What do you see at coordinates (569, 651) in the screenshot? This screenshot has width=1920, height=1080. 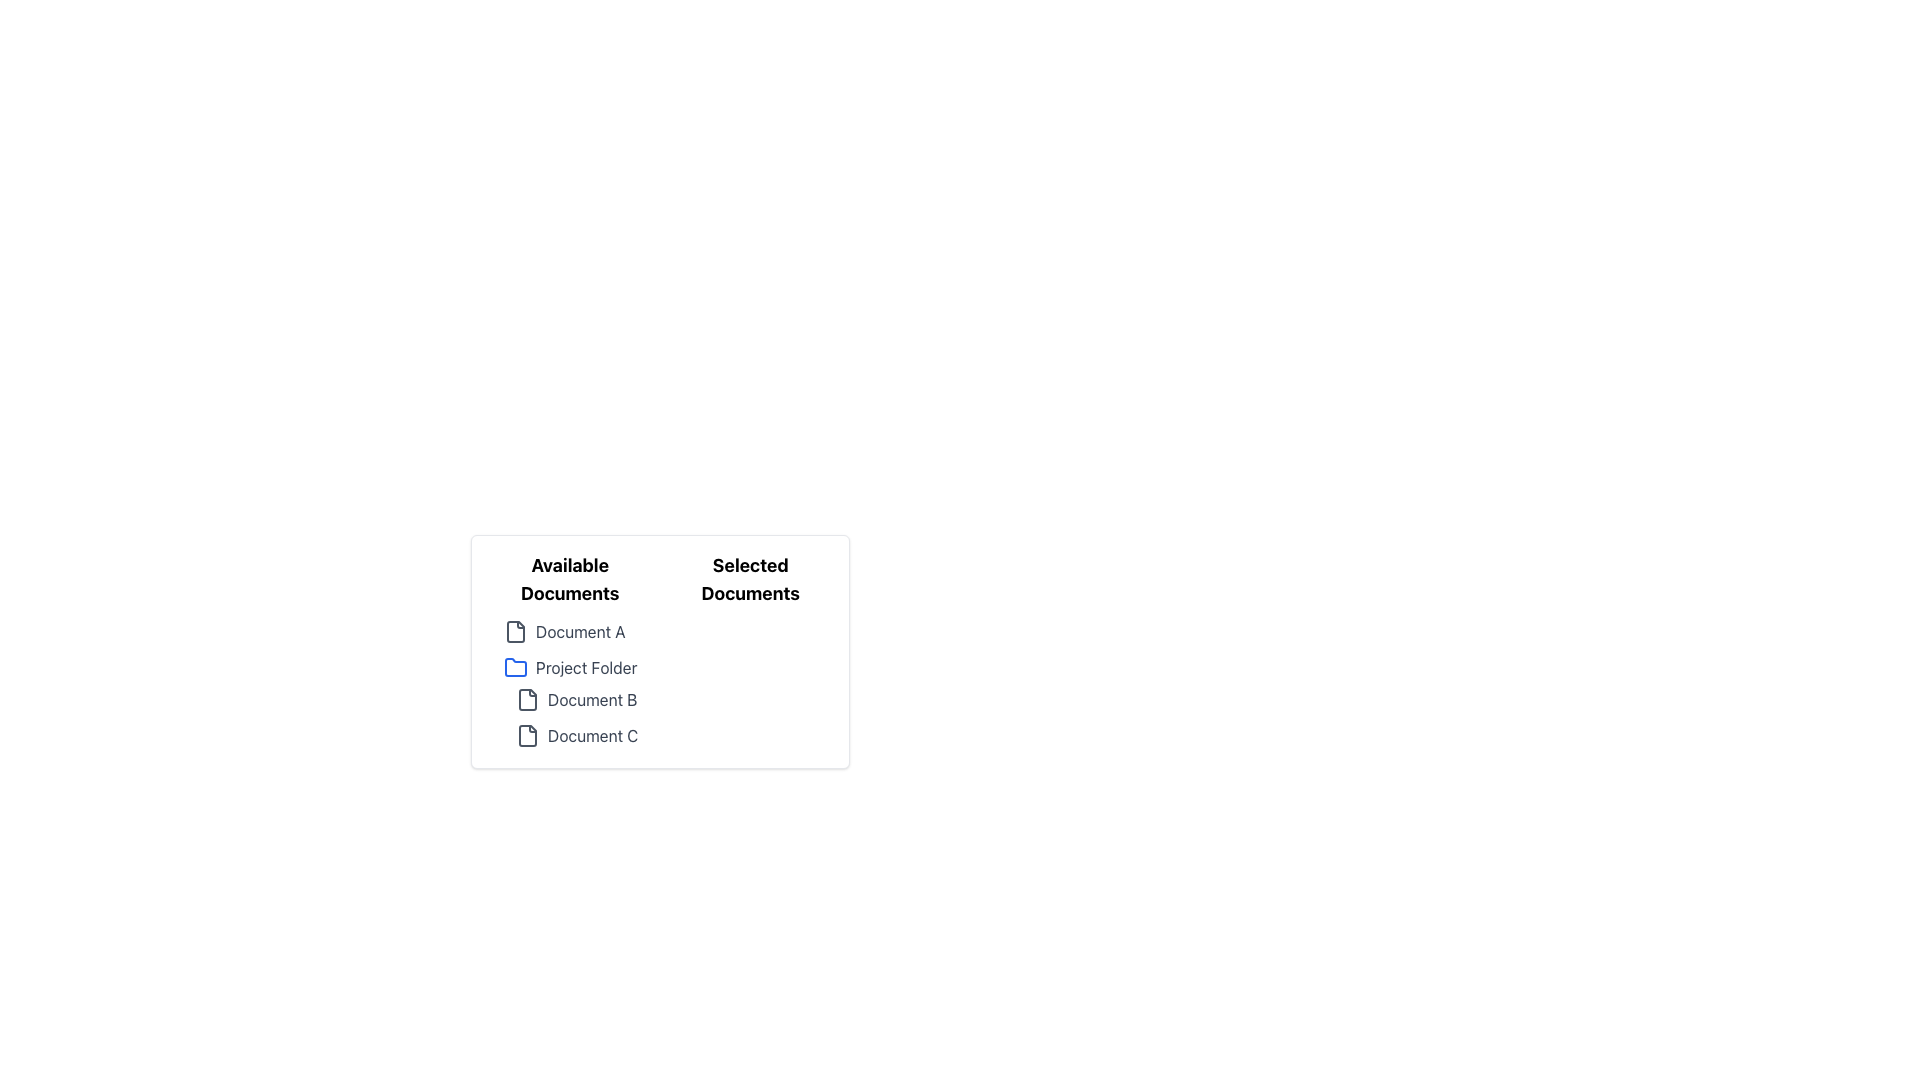 I see `the 'Available Documents' list component` at bounding box center [569, 651].